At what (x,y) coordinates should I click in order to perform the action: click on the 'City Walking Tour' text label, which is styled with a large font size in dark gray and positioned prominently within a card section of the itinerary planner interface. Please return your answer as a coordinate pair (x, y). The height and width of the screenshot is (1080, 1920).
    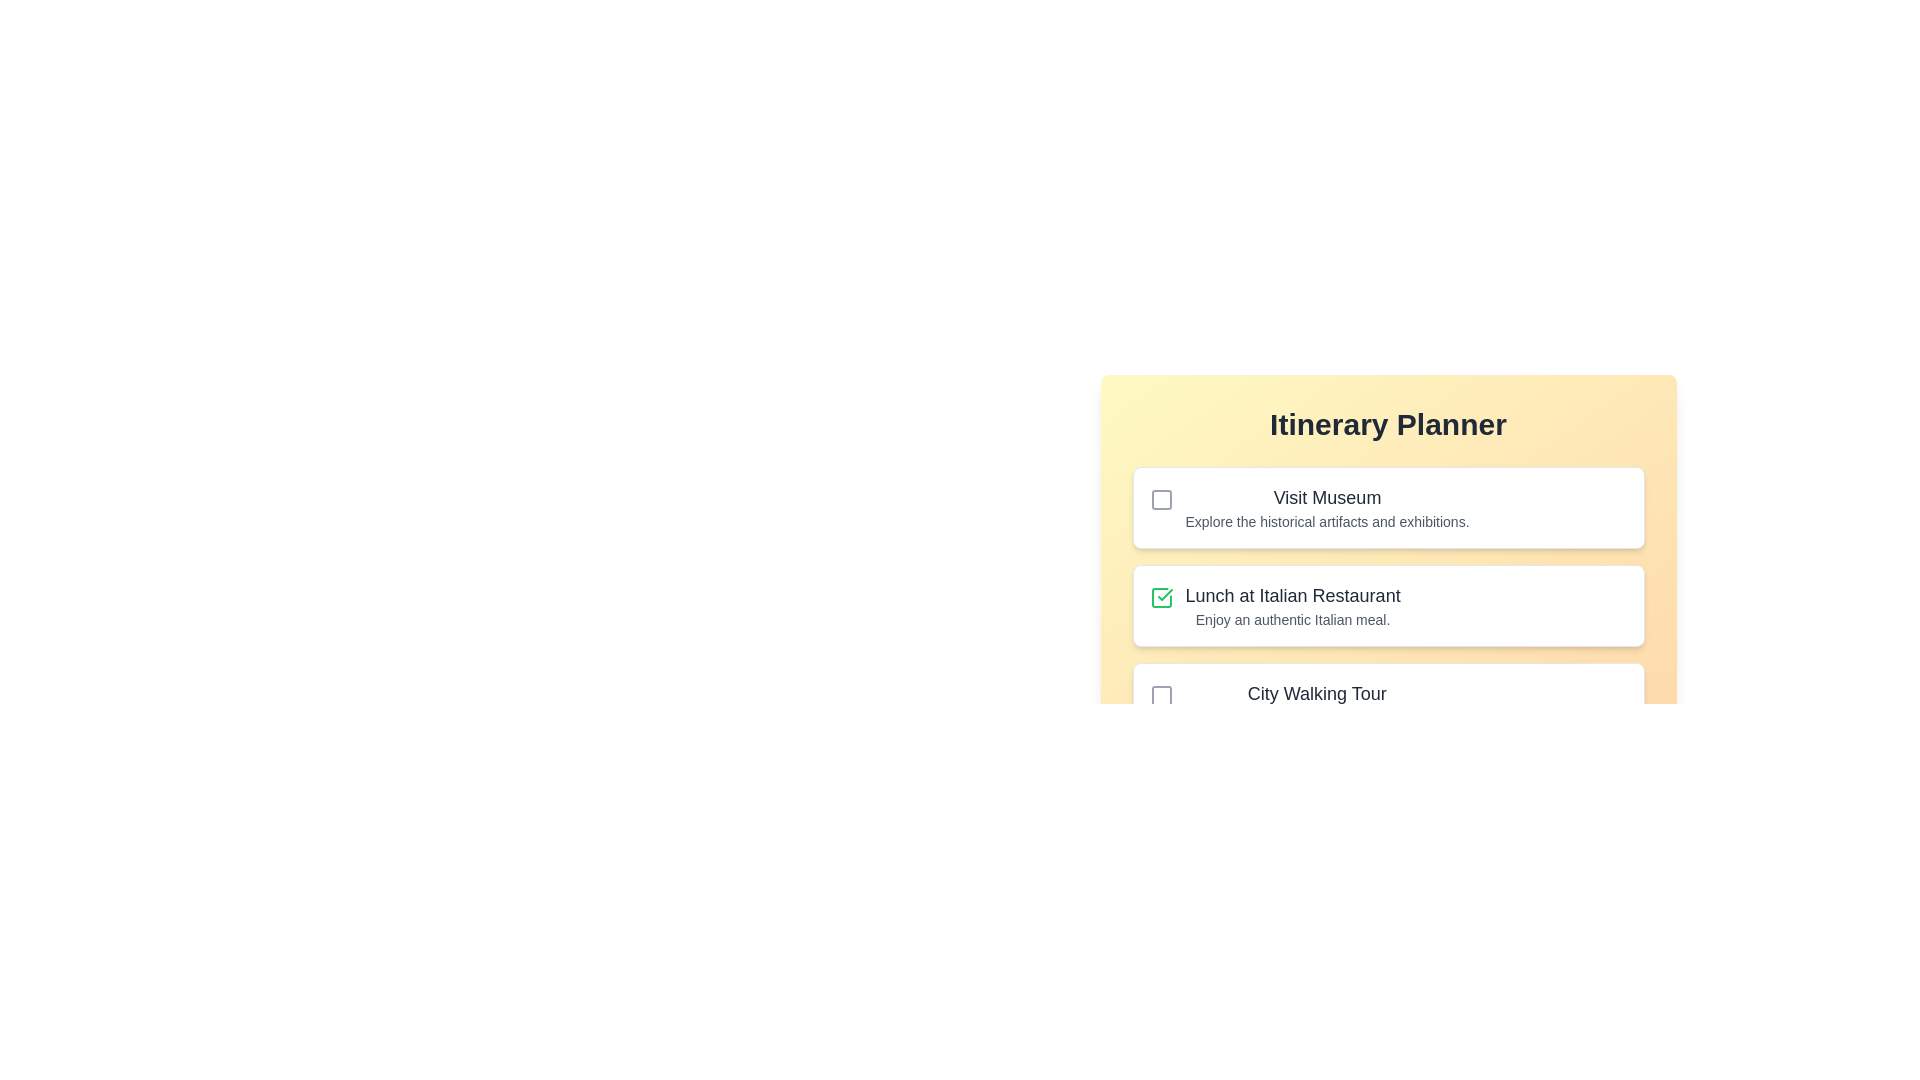
    Looking at the image, I should click on (1317, 693).